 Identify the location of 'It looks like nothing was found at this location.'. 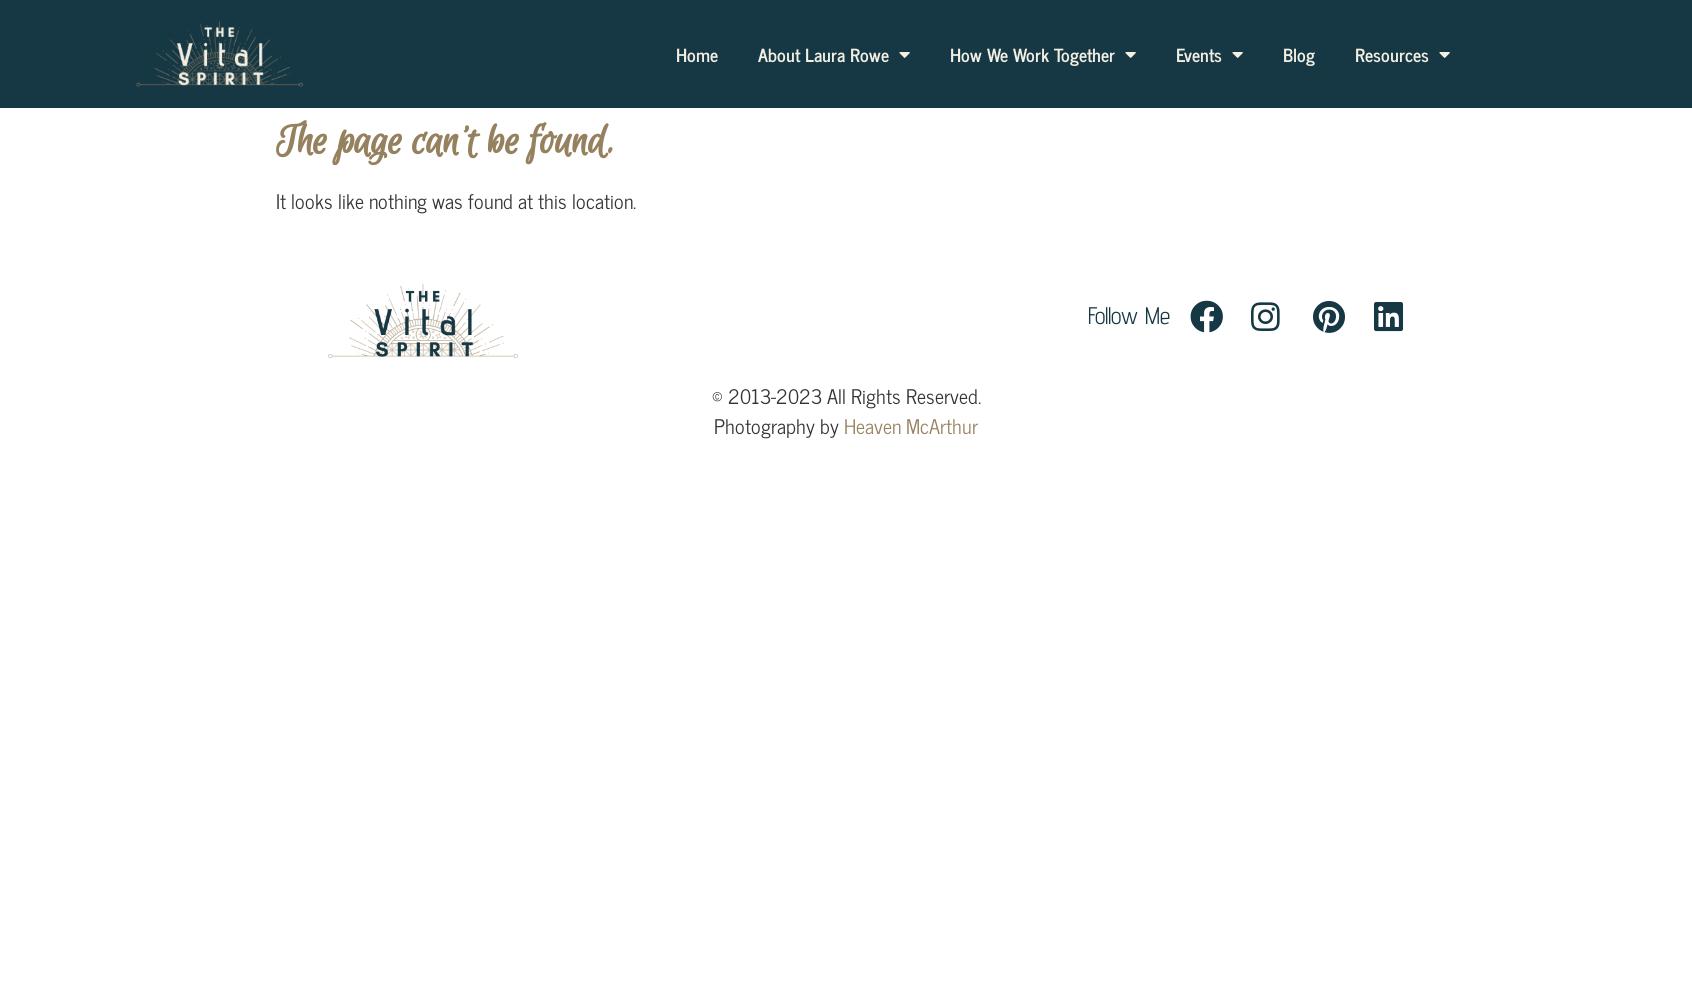
(454, 199).